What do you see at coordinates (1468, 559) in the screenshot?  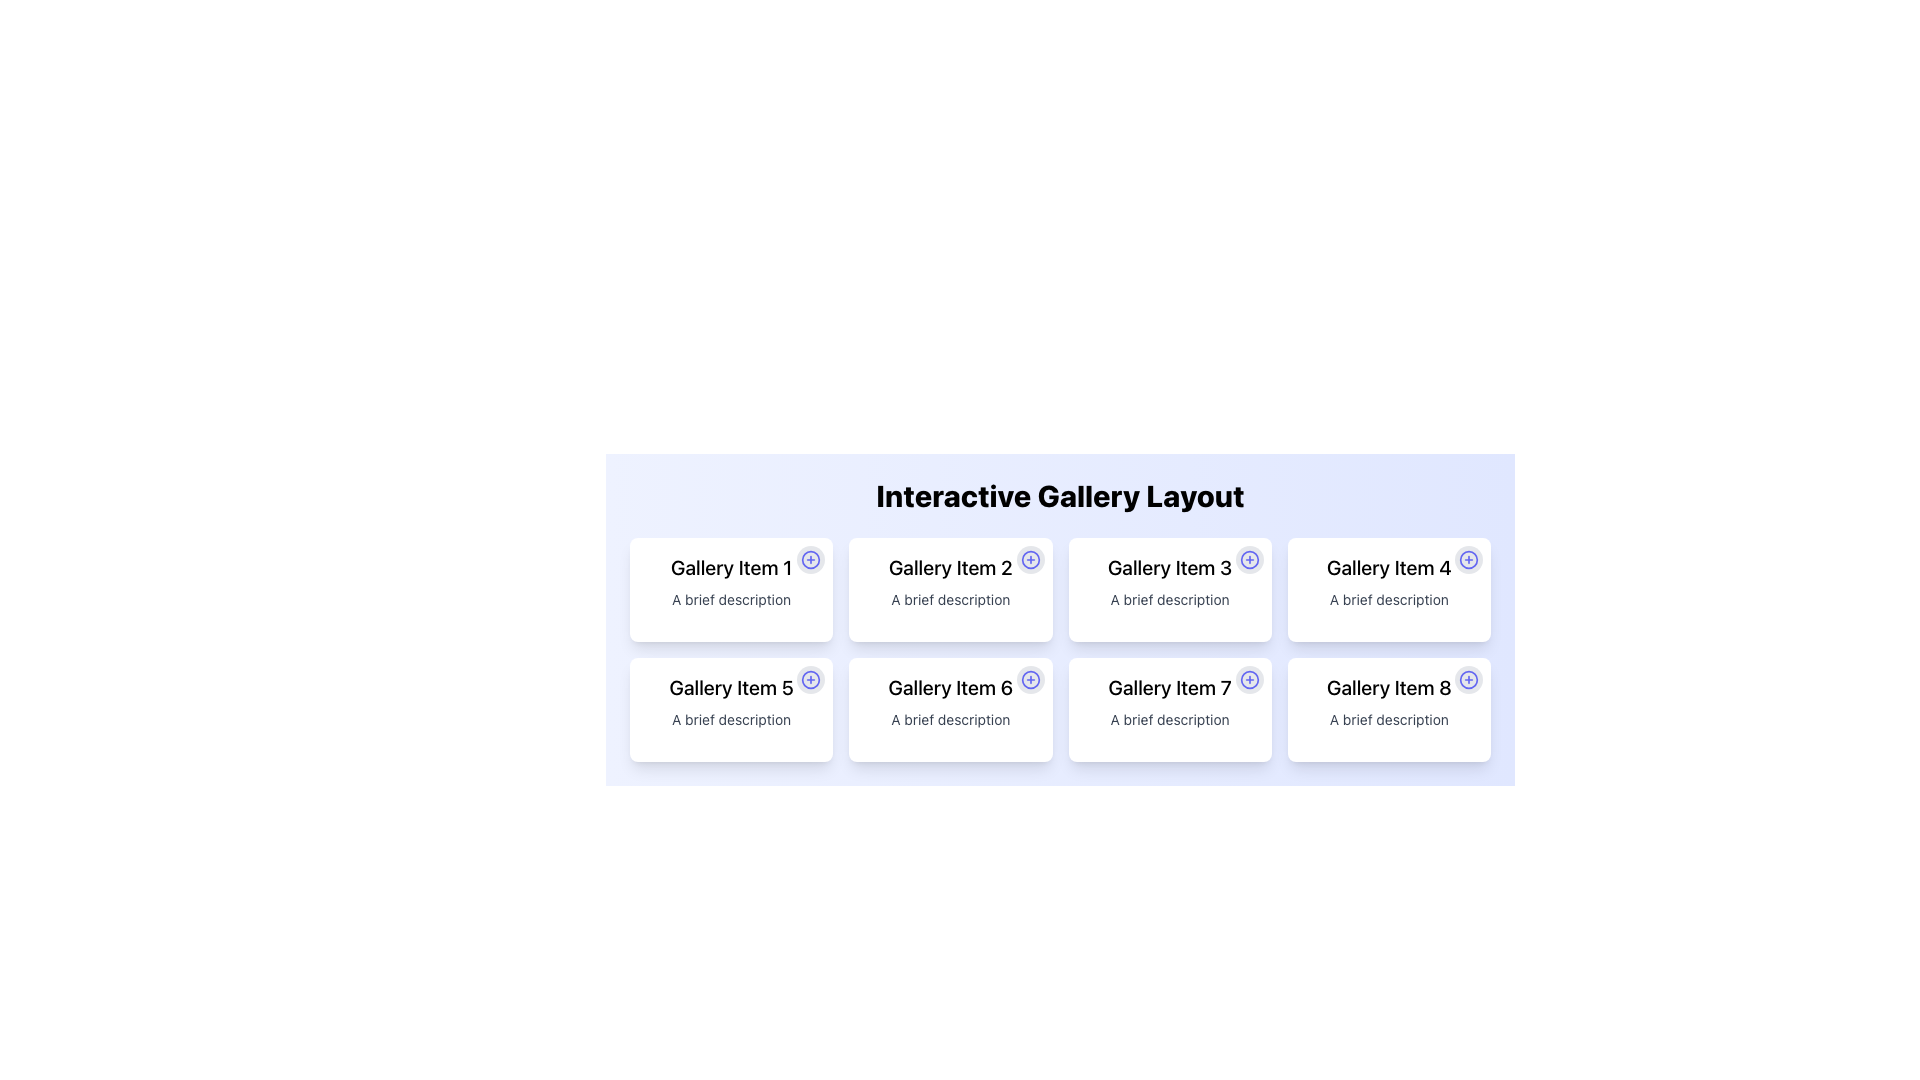 I see `the blue stroke SVG circle element located at the top-right corner of the 'Gallery Item 4' card` at bounding box center [1468, 559].